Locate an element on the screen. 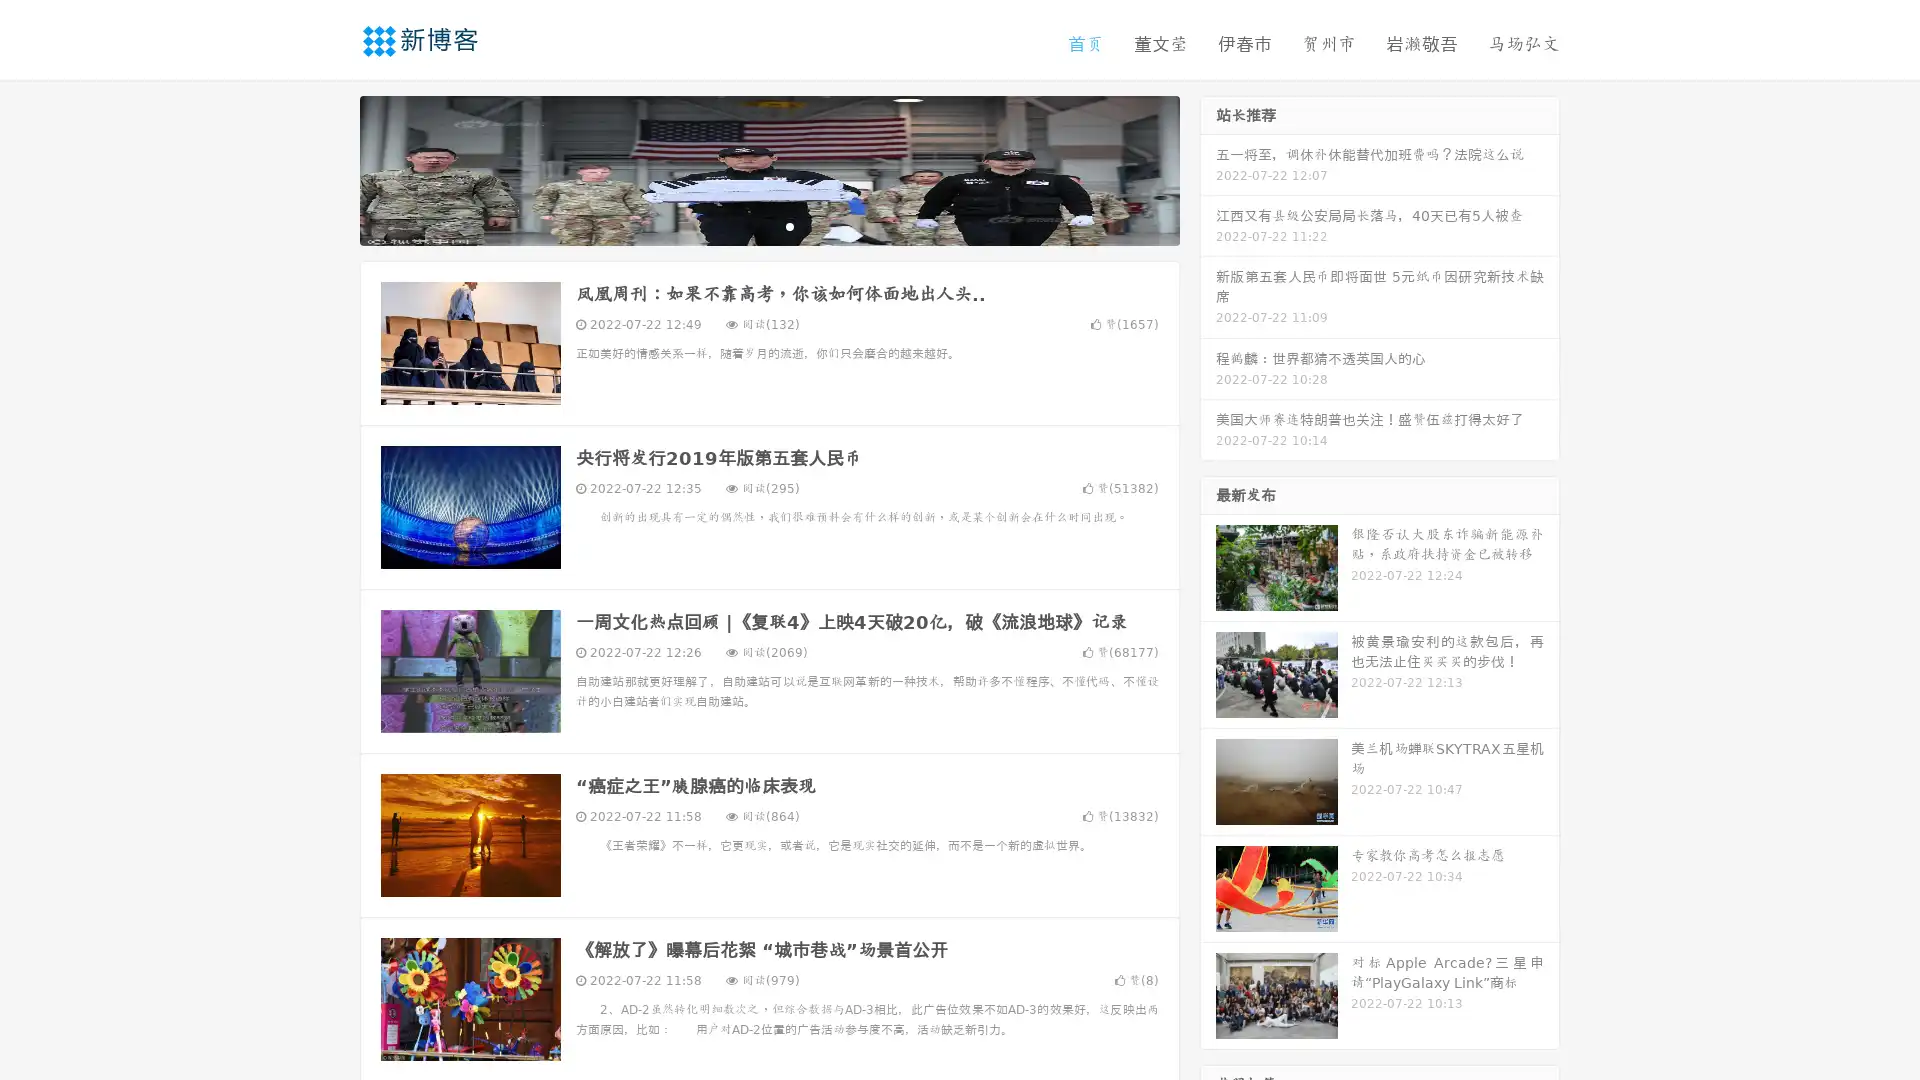 Image resolution: width=1920 pixels, height=1080 pixels. Previous slide is located at coordinates (330, 168).